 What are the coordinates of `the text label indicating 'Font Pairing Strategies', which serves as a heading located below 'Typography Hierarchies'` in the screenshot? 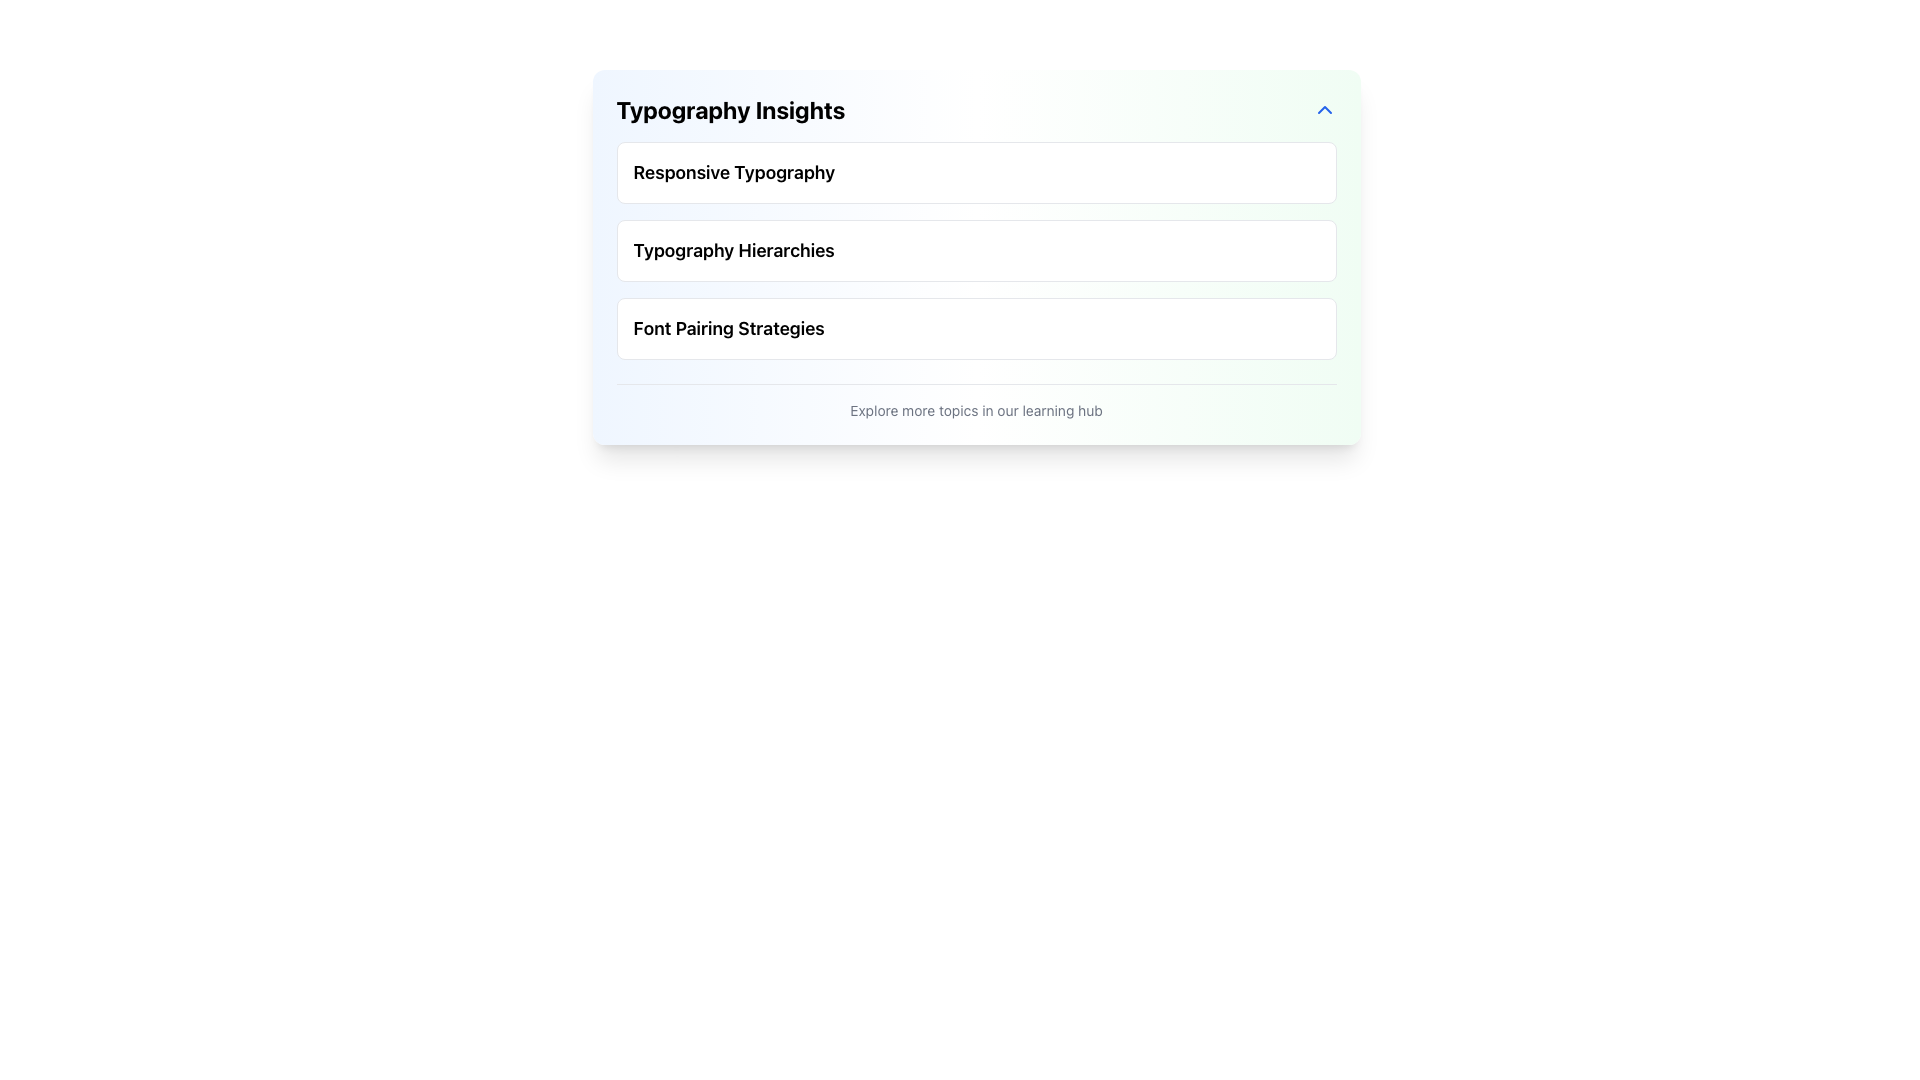 It's located at (728, 327).